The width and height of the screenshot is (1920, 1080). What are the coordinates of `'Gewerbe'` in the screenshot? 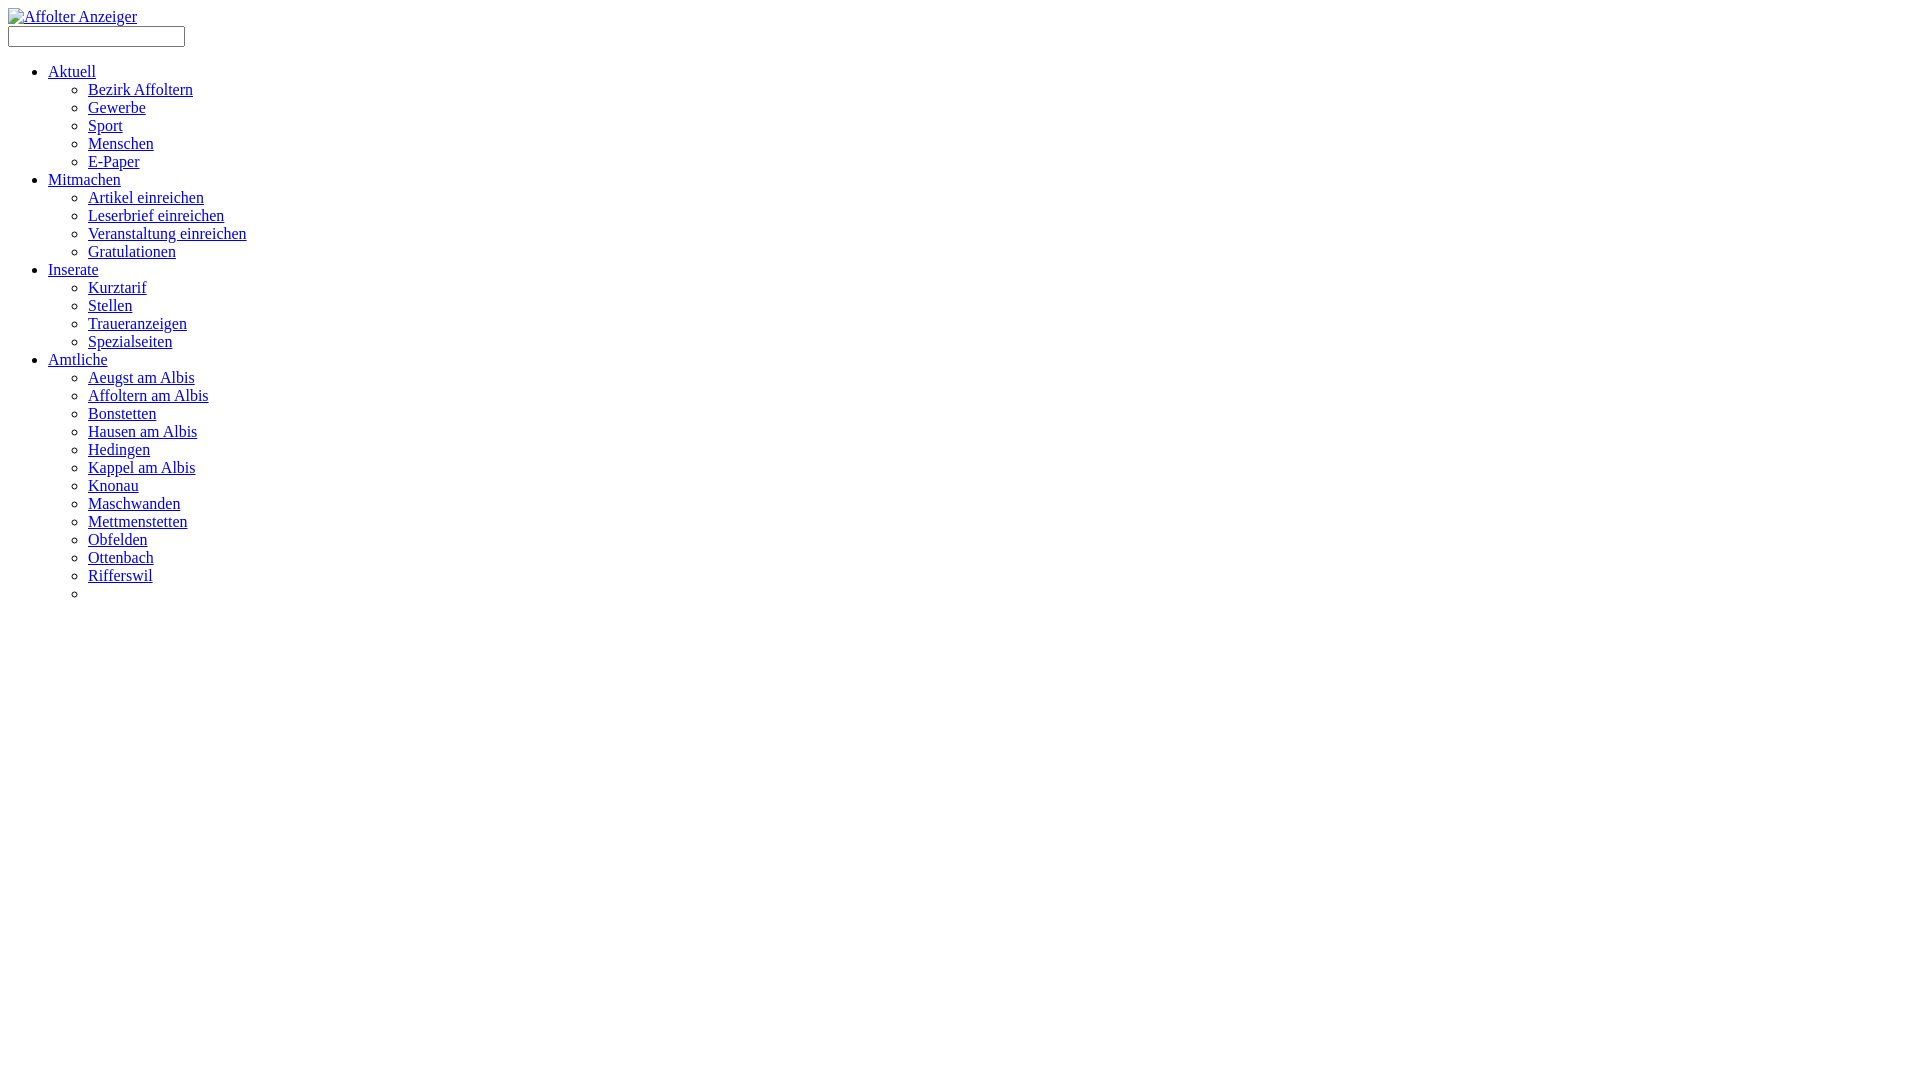 It's located at (115, 107).